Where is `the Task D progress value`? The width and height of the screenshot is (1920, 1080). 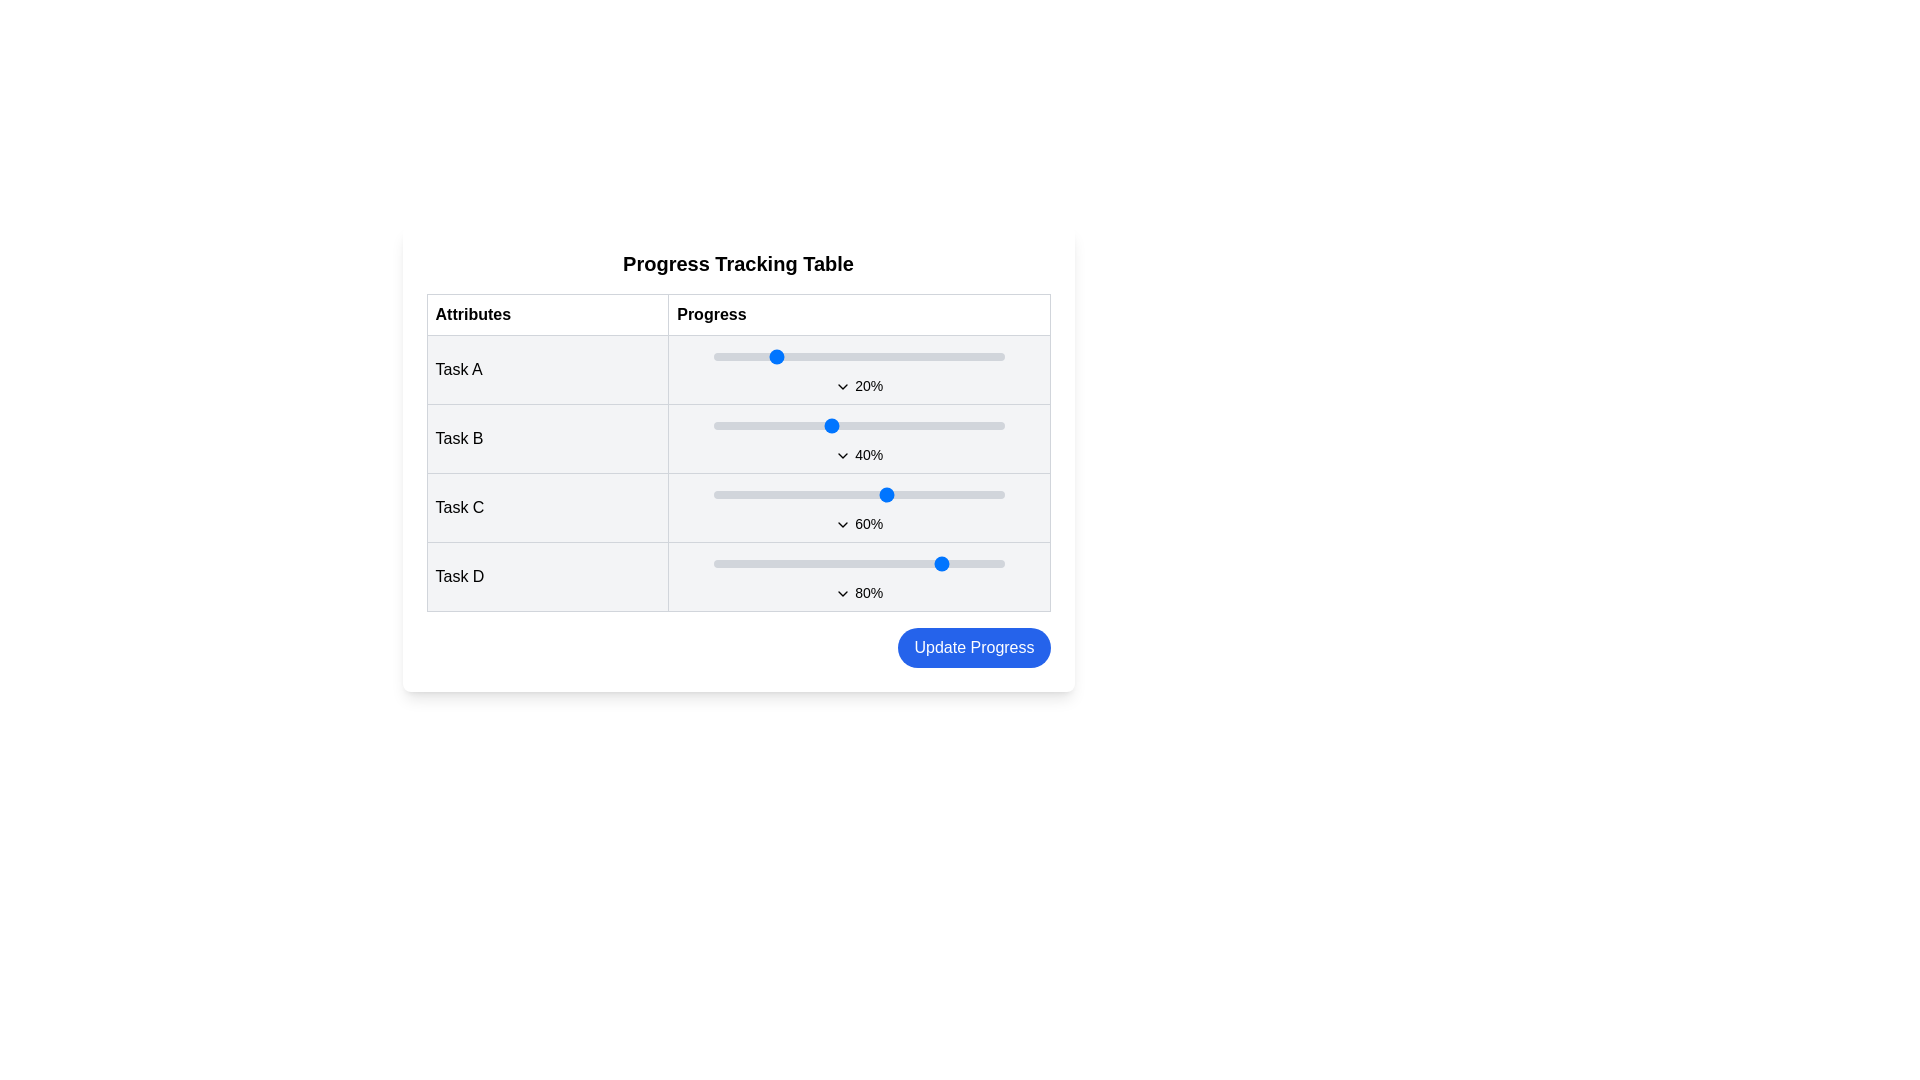
the Task D progress value is located at coordinates (796, 563).